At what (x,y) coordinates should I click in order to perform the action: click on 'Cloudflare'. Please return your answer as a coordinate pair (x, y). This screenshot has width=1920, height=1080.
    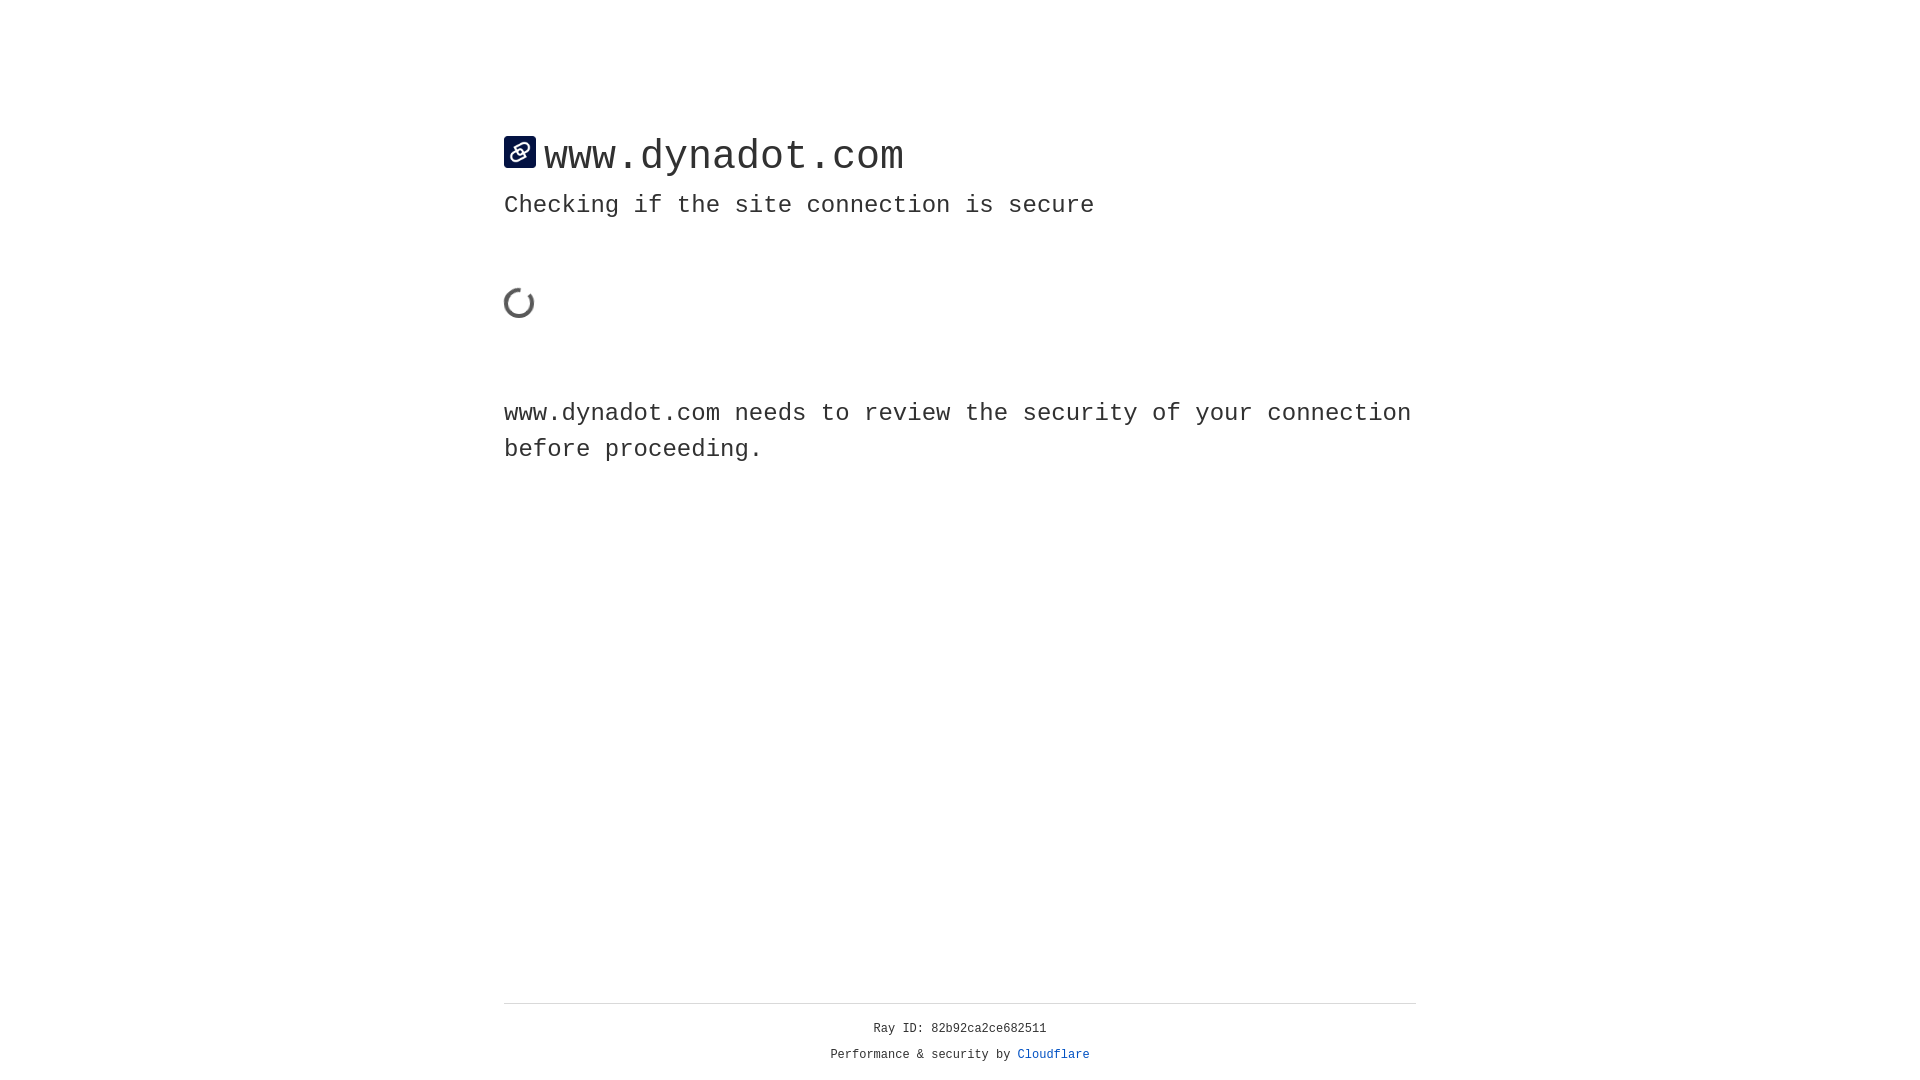
    Looking at the image, I should click on (1053, 1054).